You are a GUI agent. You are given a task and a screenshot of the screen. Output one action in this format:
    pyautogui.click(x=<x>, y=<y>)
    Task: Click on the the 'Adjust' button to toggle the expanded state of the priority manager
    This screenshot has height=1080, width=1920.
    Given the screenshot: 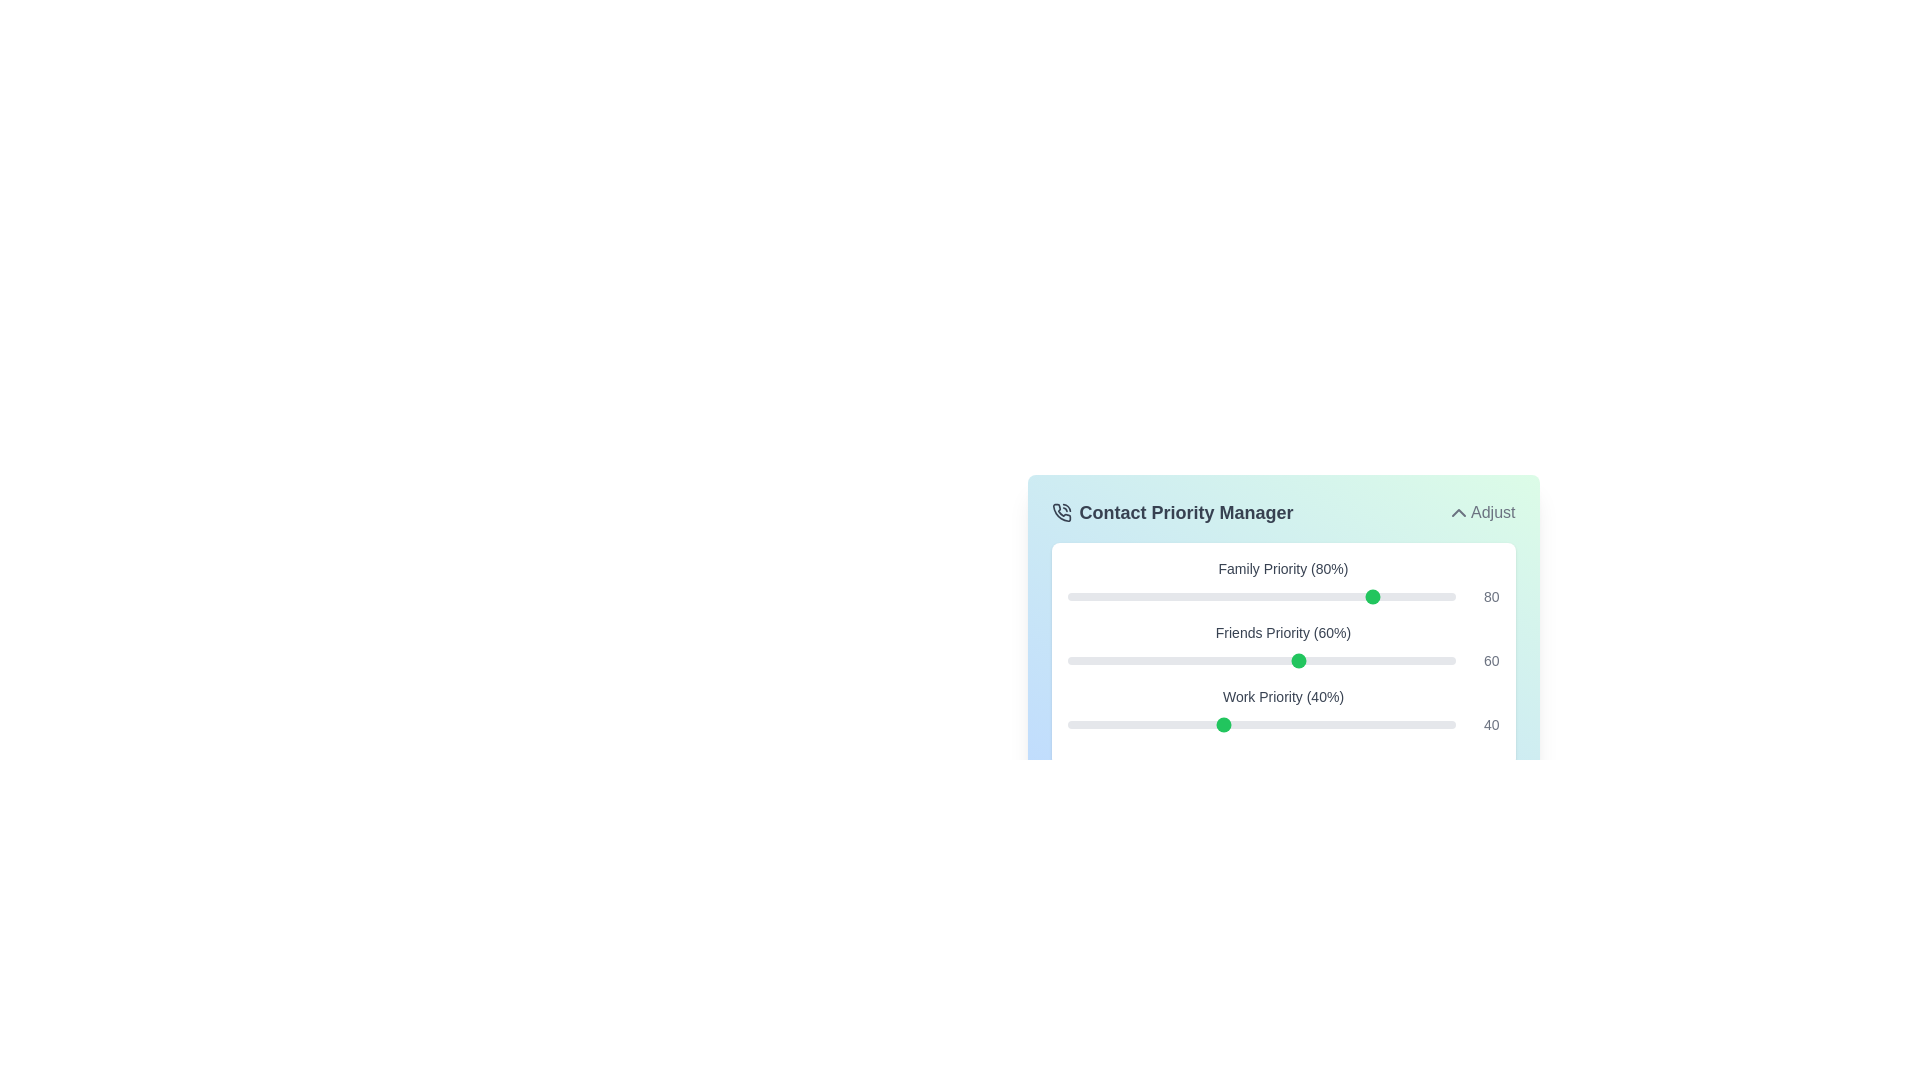 What is the action you would take?
    pyautogui.click(x=1481, y=512)
    